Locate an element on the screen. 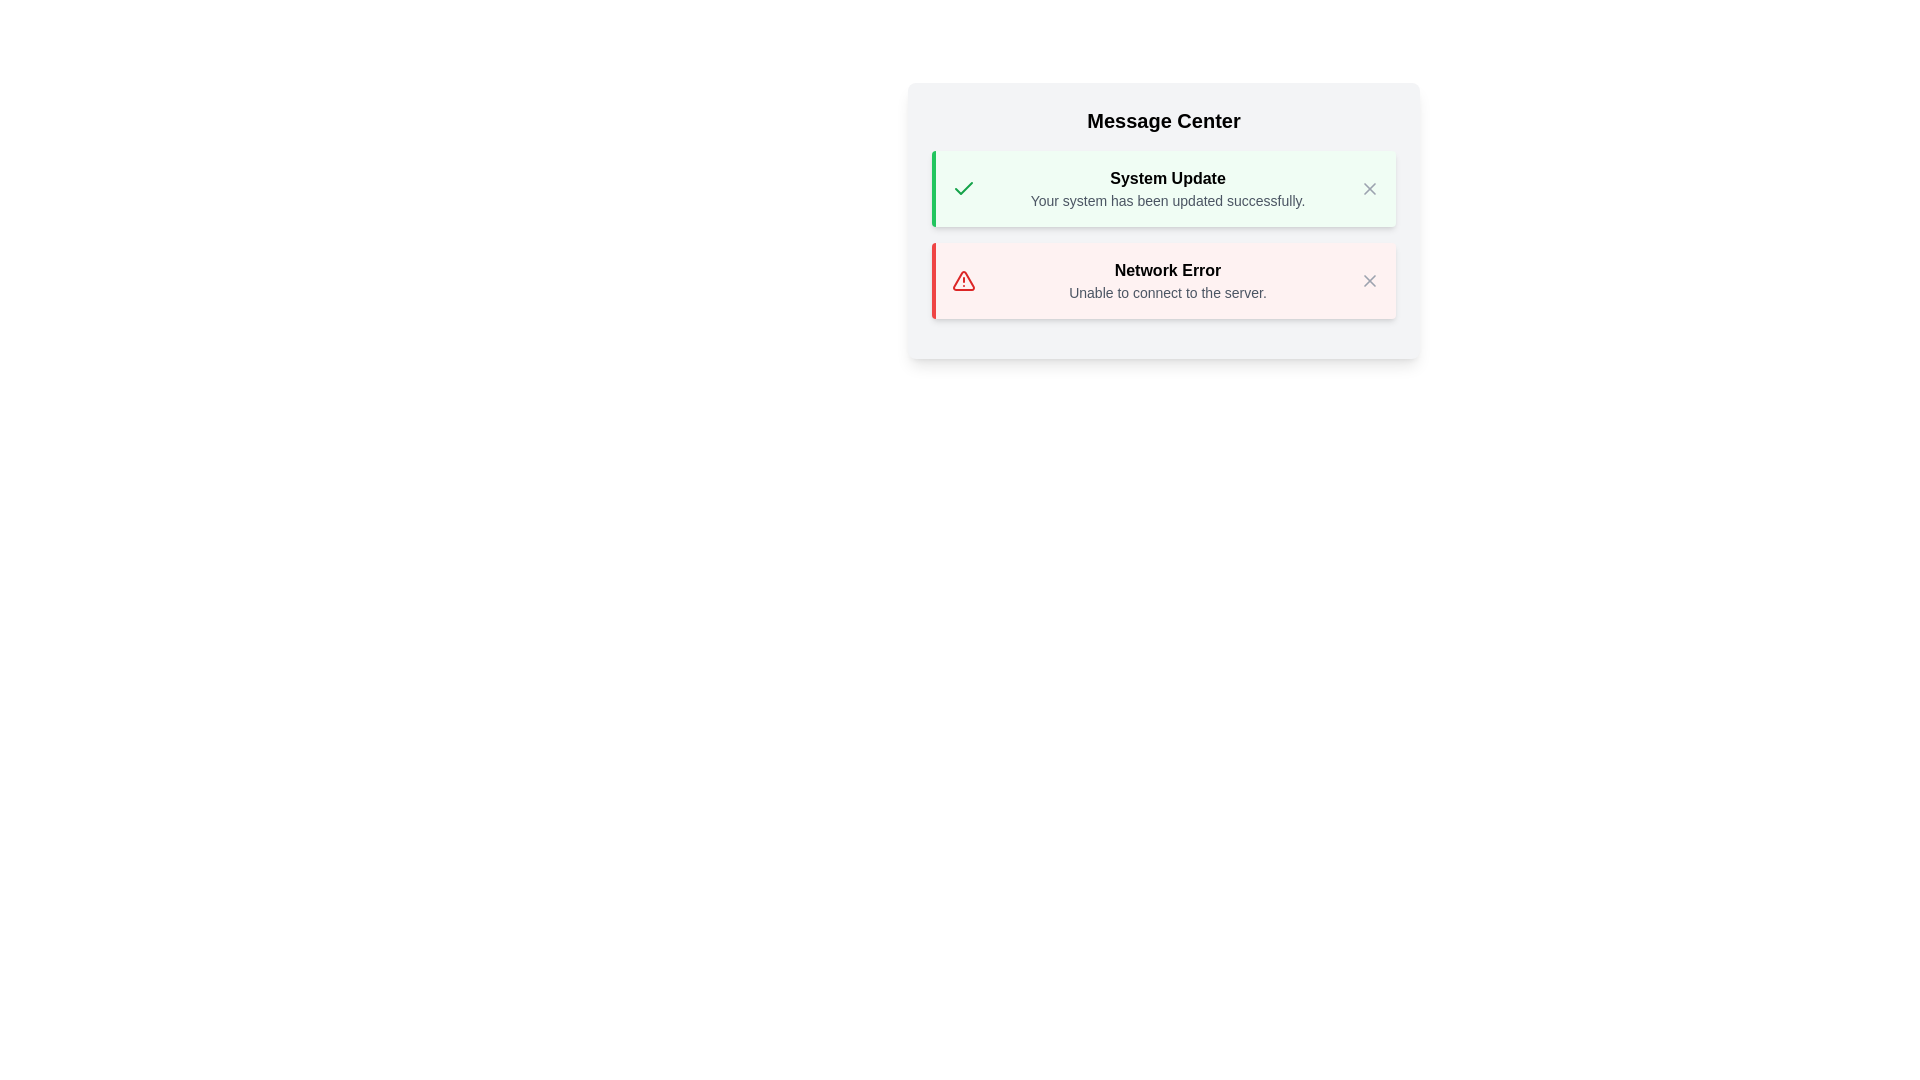 Image resolution: width=1920 pixels, height=1080 pixels. the green checkmark icon located in the 'System Update' section of the 'Message Center' interface is located at coordinates (964, 188).